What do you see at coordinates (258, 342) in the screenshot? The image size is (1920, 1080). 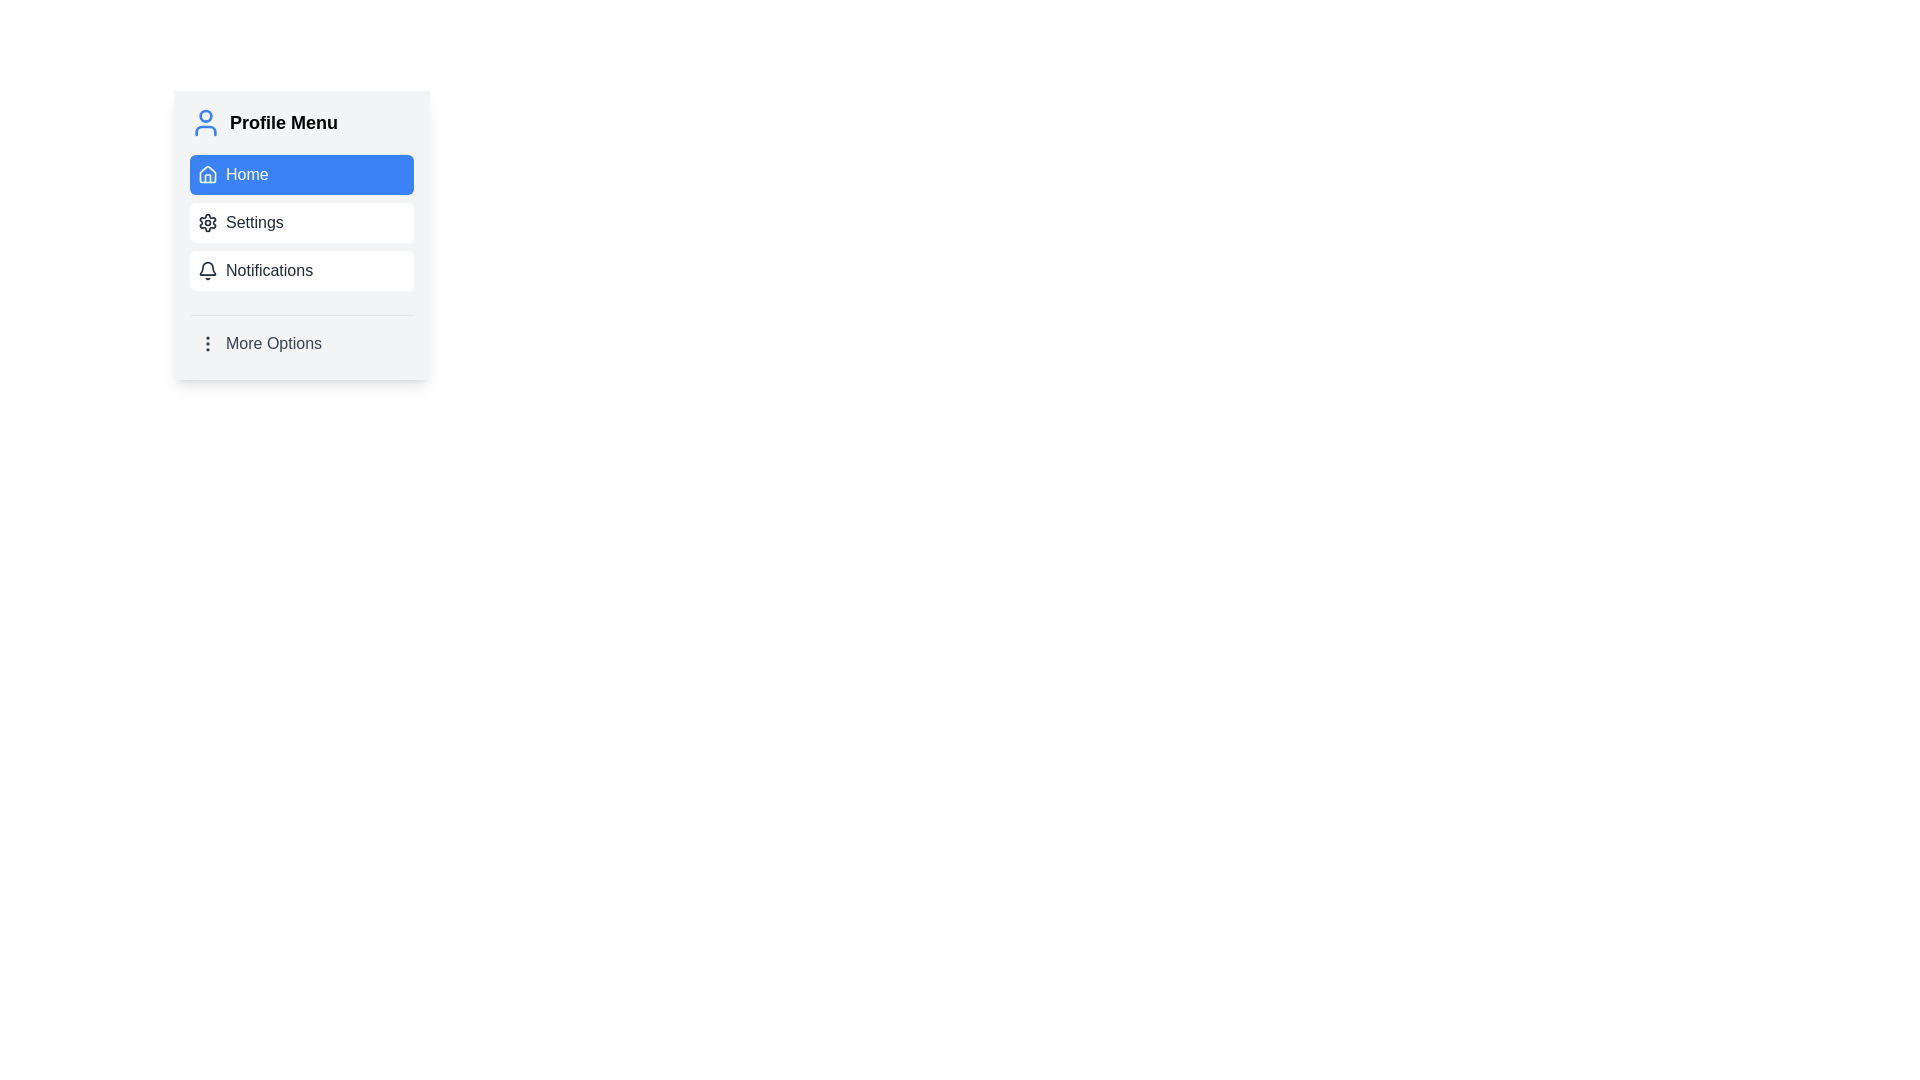 I see `the 'More Options' button in the Profile Menu to change its background for a visual cue` at bounding box center [258, 342].